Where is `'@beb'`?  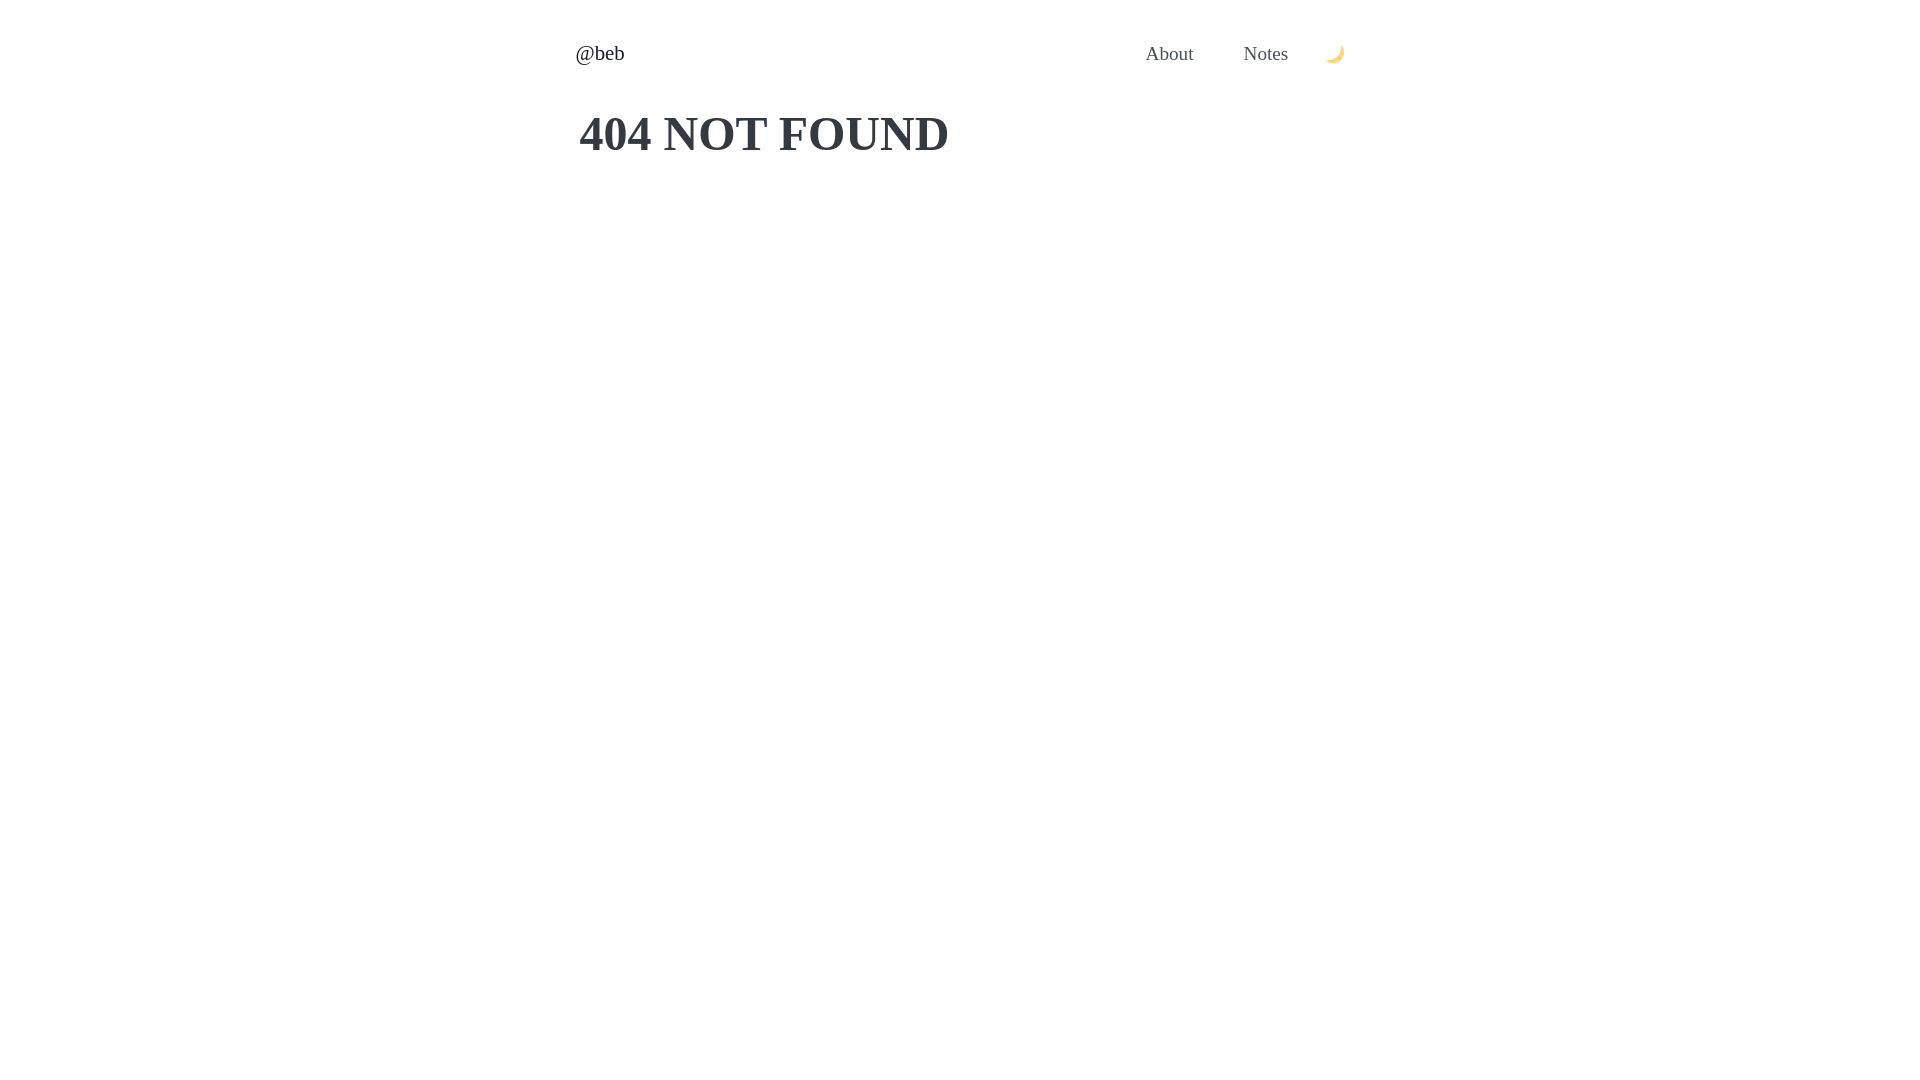
'@beb' is located at coordinates (599, 52).